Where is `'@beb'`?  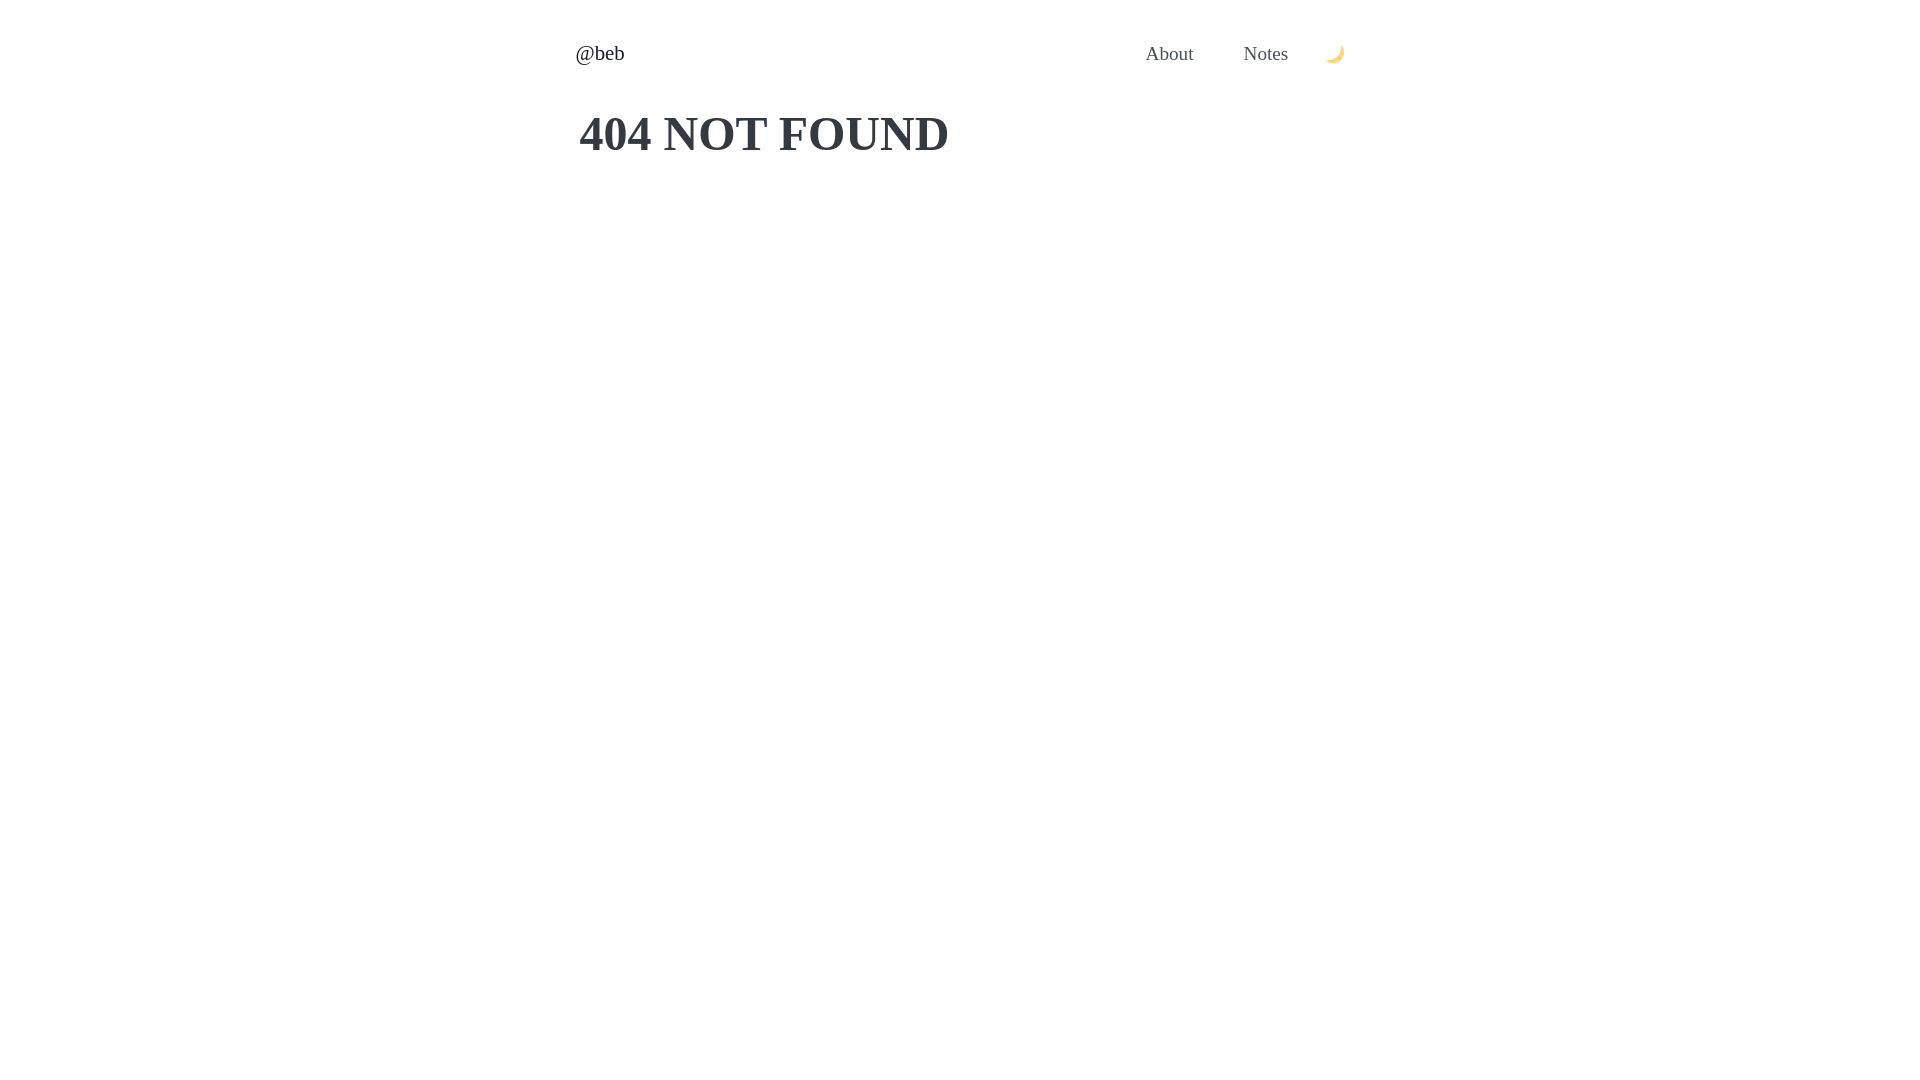
'@beb' is located at coordinates (599, 52).